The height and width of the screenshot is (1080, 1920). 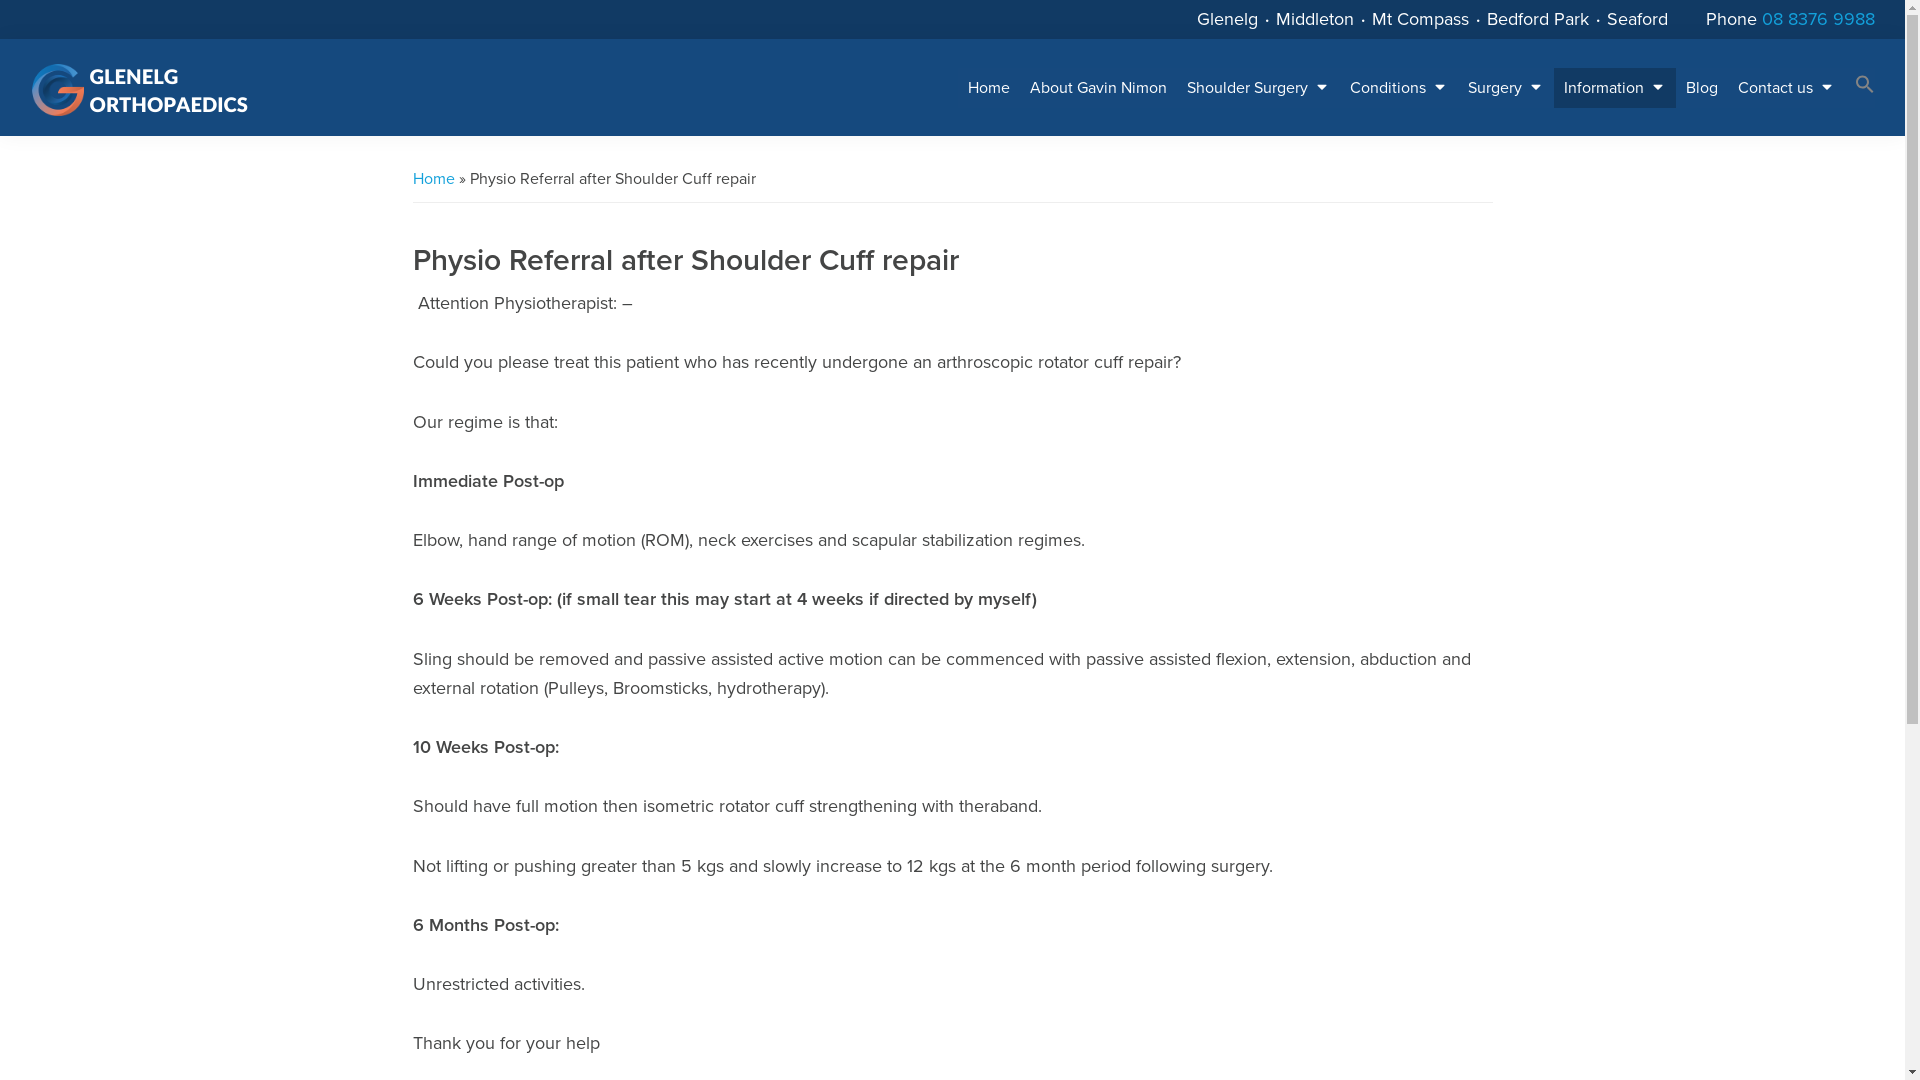 What do you see at coordinates (1226, 19) in the screenshot?
I see `'Glenelg'` at bounding box center [1226, 19].